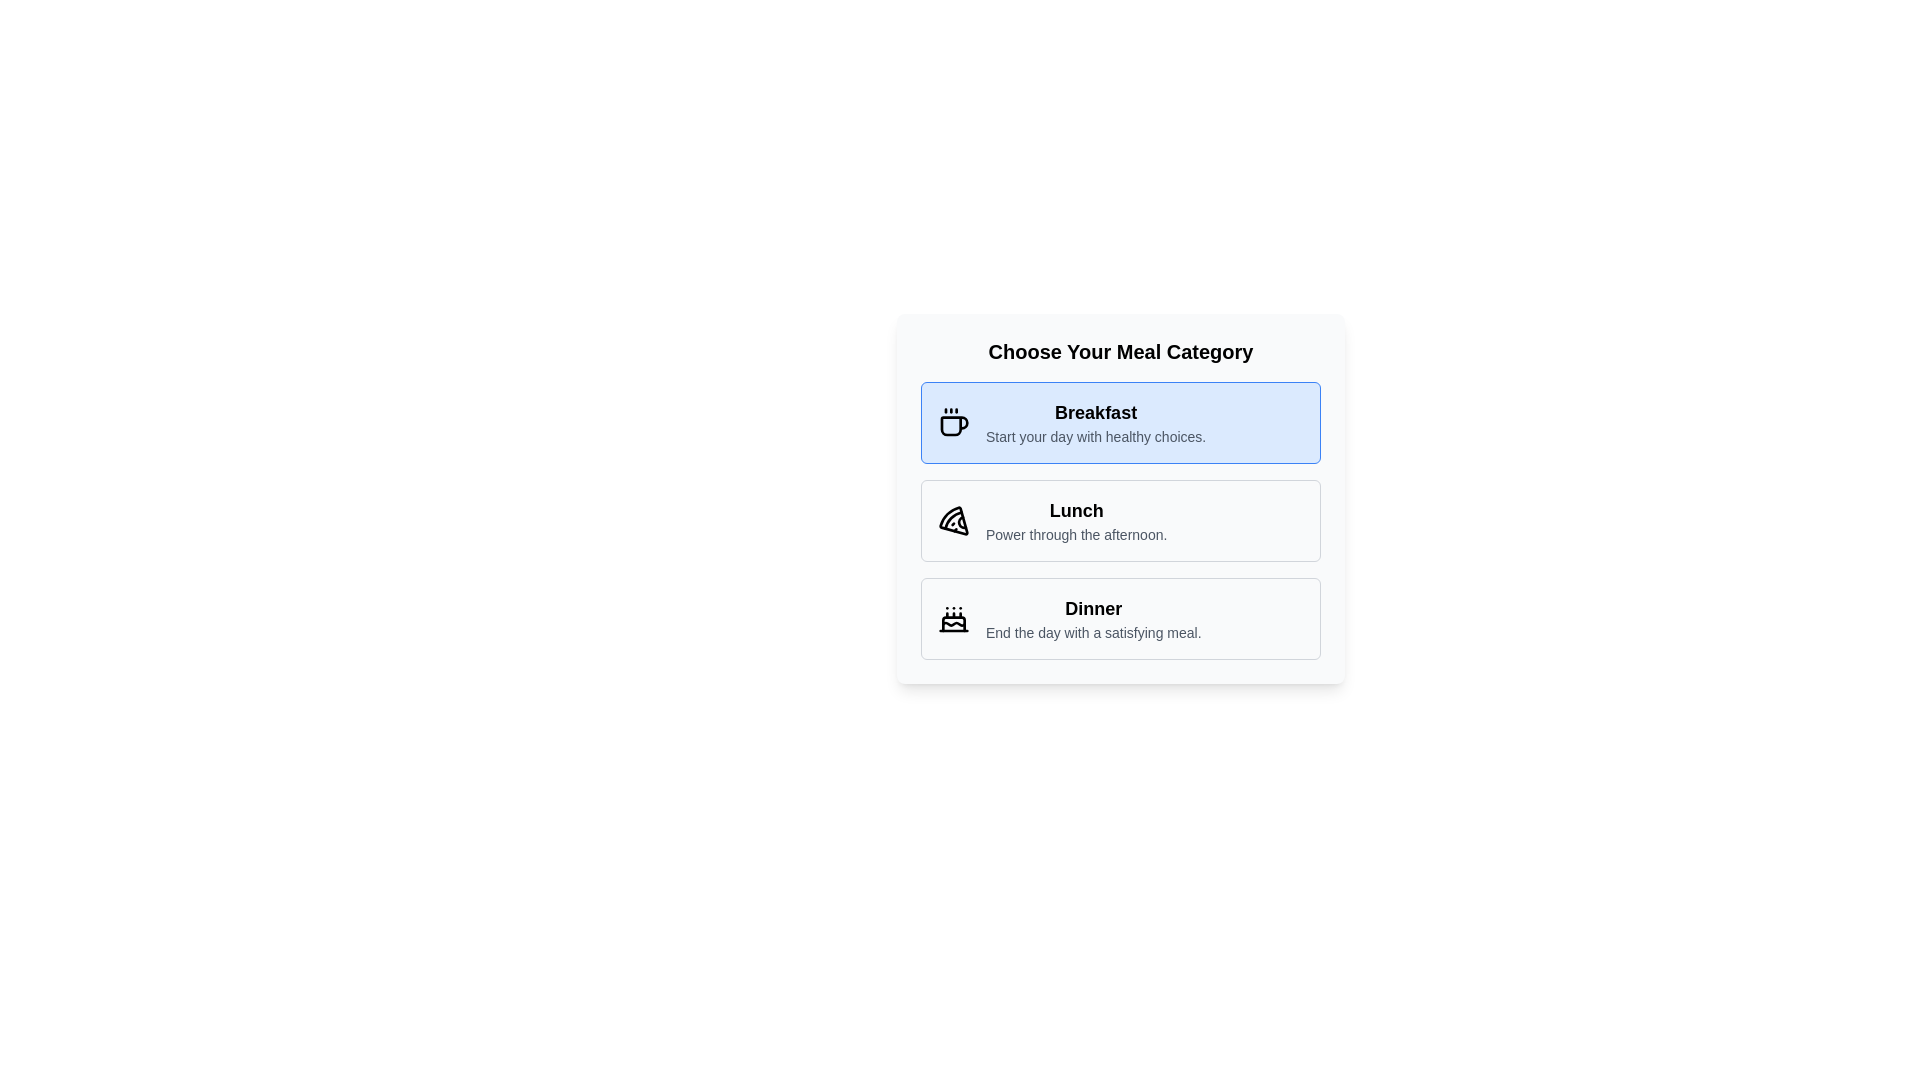 The image size is (1920, 1080). I want to click on the text label that reads 'Start your day with healthy choices.' which is styled with a gray-colored font and located directly below the 'Breakfast' heading, so click(1095, 435).